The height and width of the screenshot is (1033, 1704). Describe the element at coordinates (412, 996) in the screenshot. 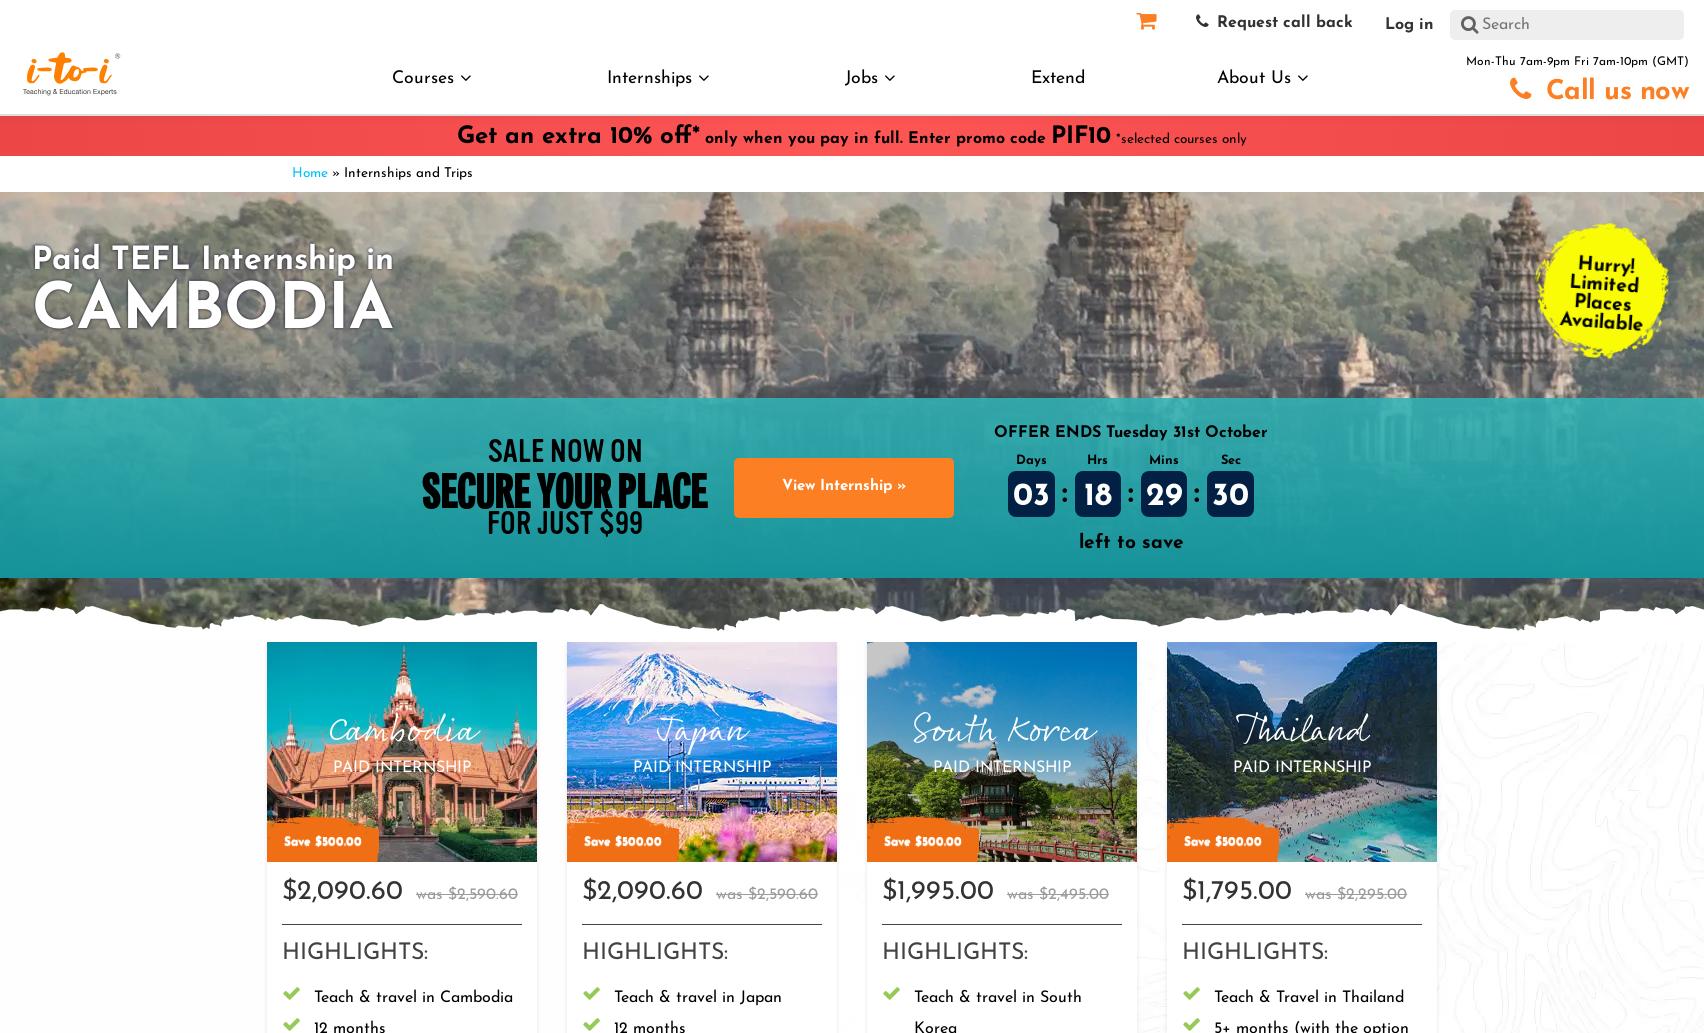

I see `'Teach & travel in Cambodia'` at that location.